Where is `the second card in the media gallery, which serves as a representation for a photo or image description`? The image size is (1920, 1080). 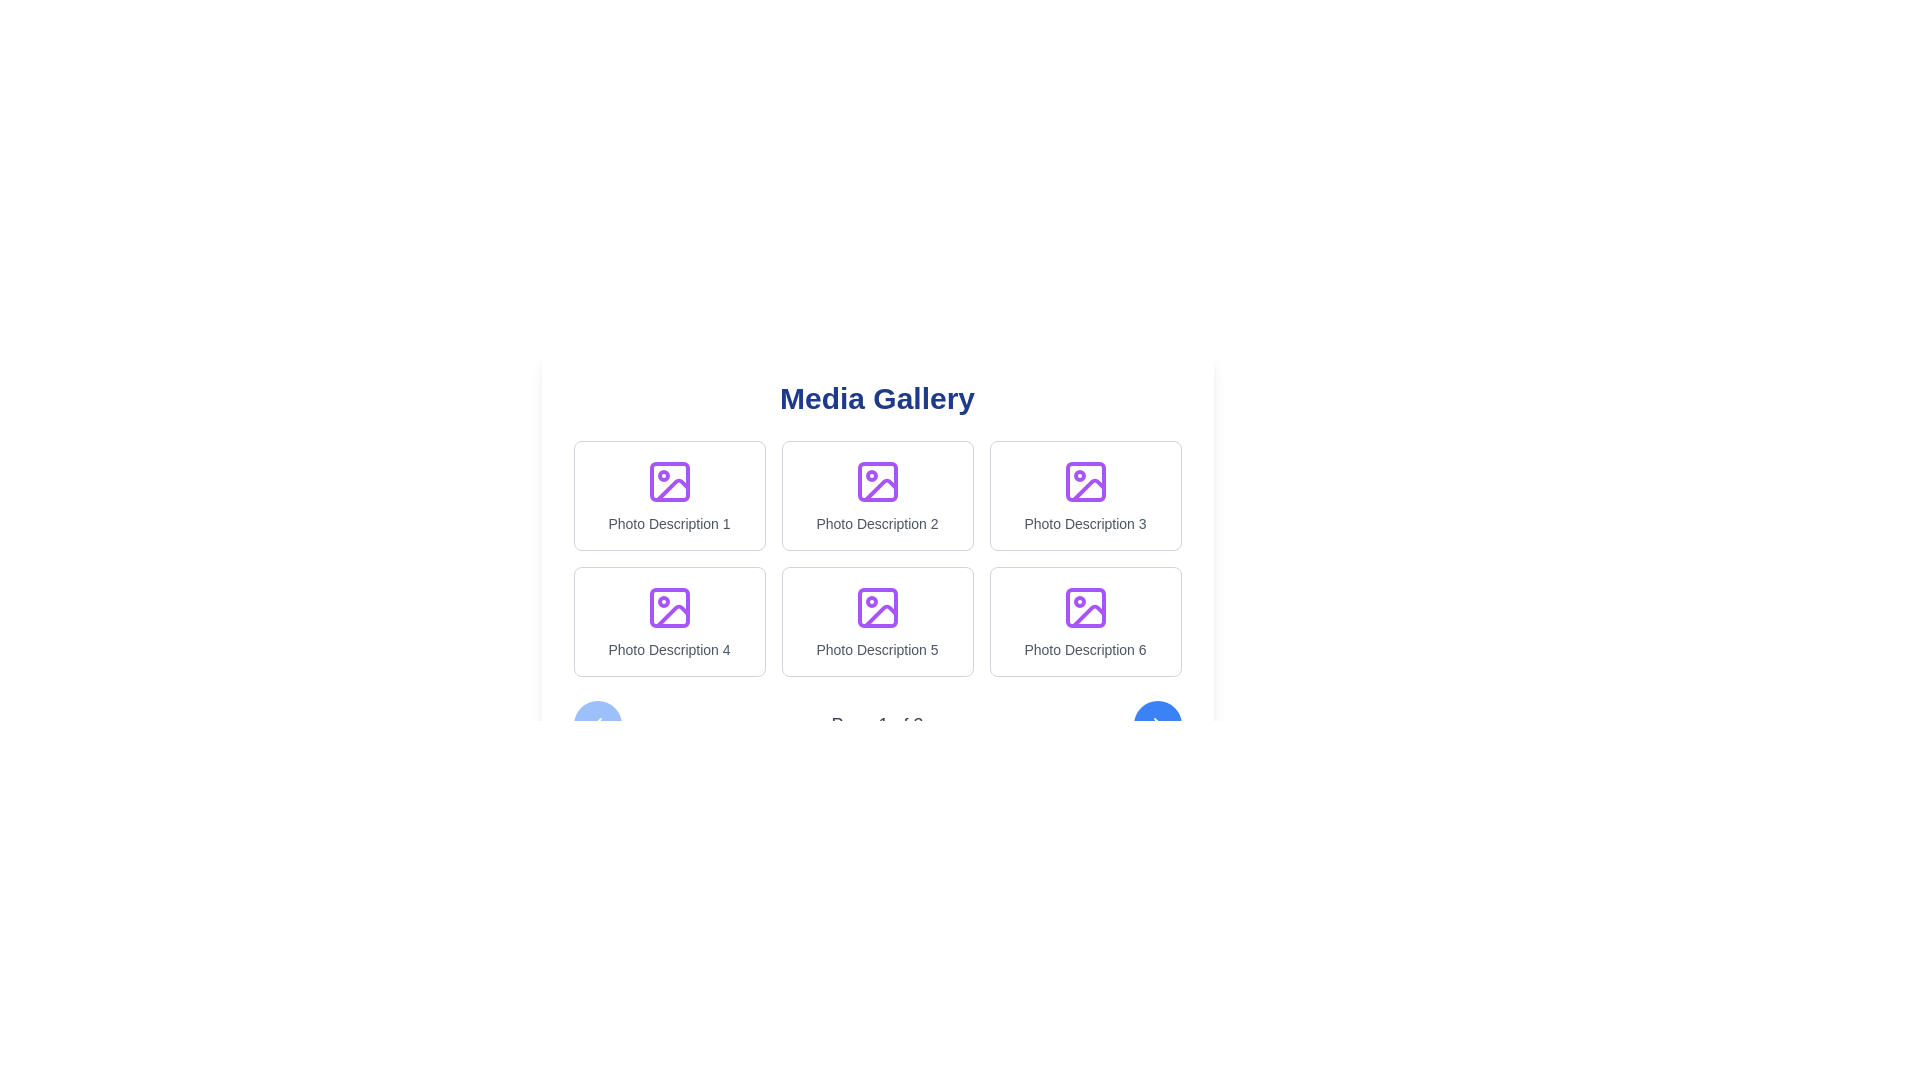
the second card in the media gallery, which serves as a representation for a photo or image description is located at coordinates (877, 495).